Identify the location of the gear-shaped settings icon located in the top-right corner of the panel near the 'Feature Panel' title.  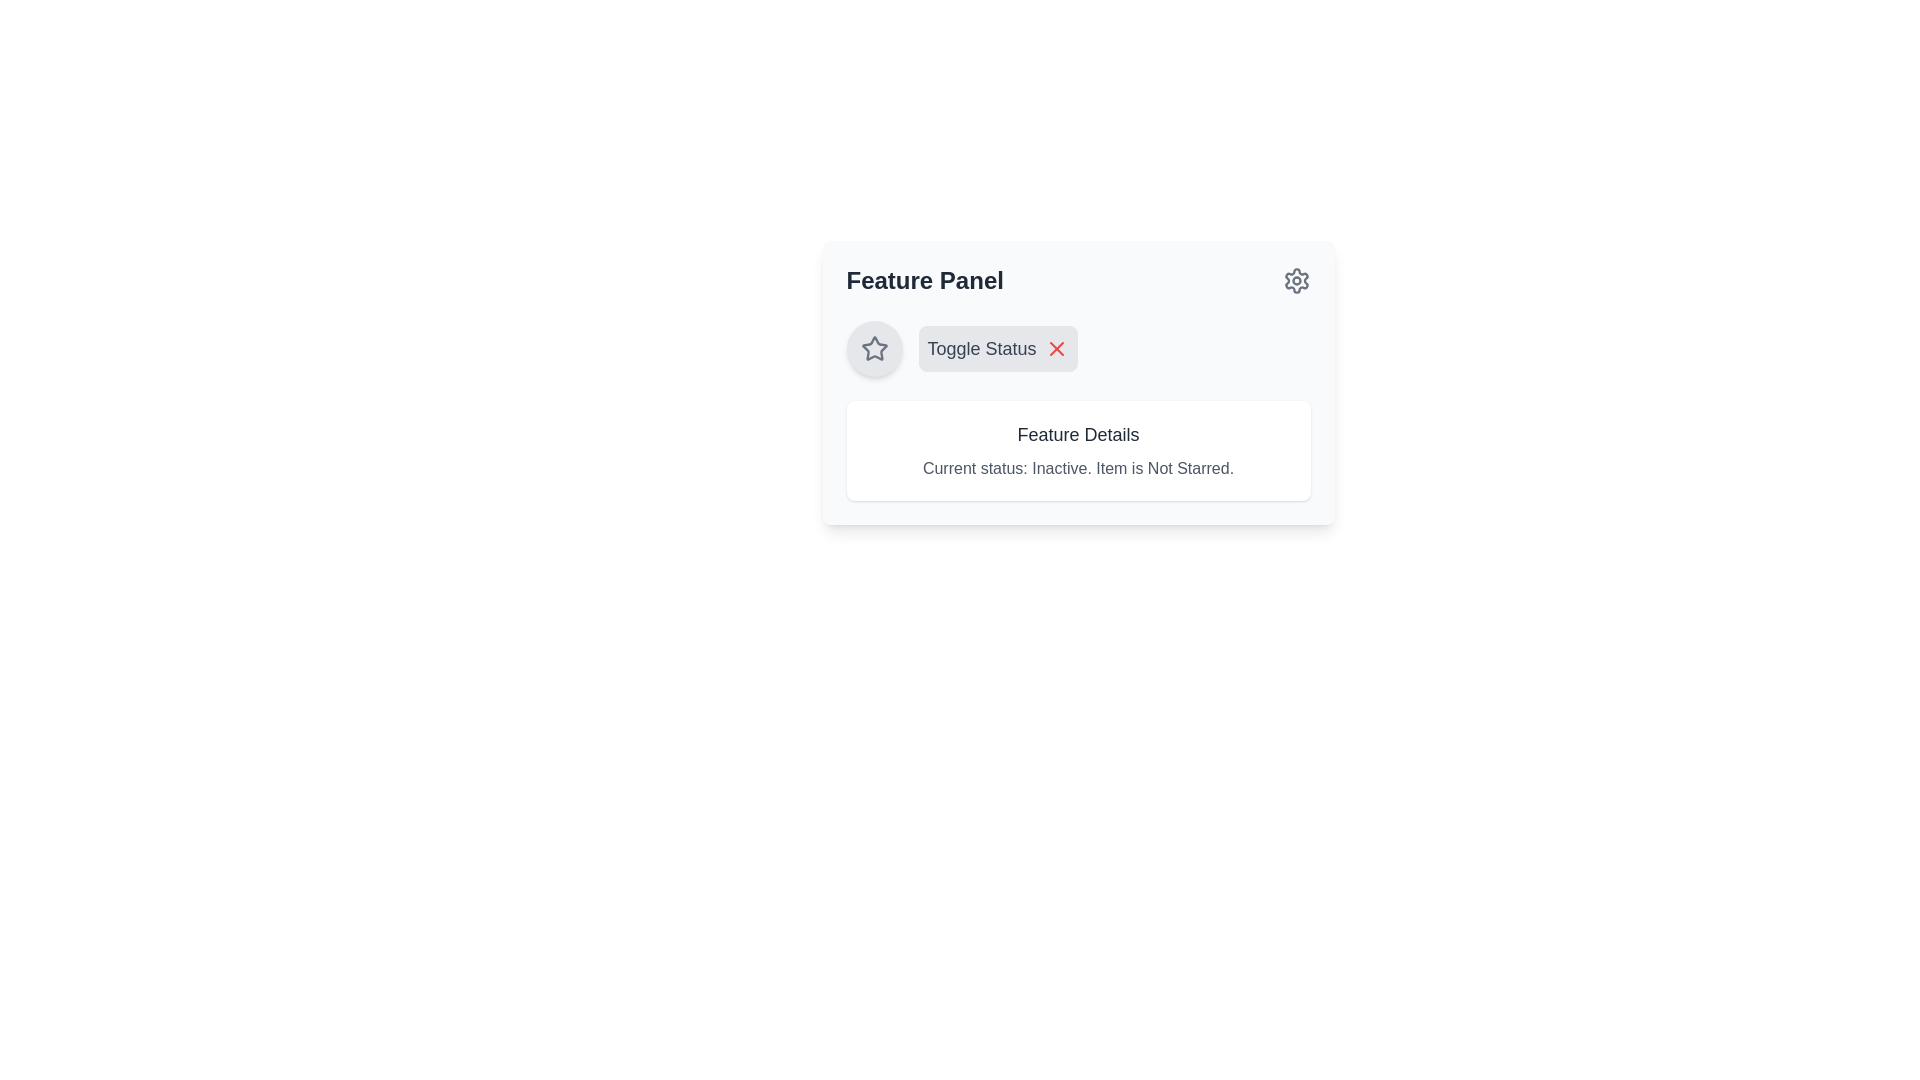
(1296, 281).